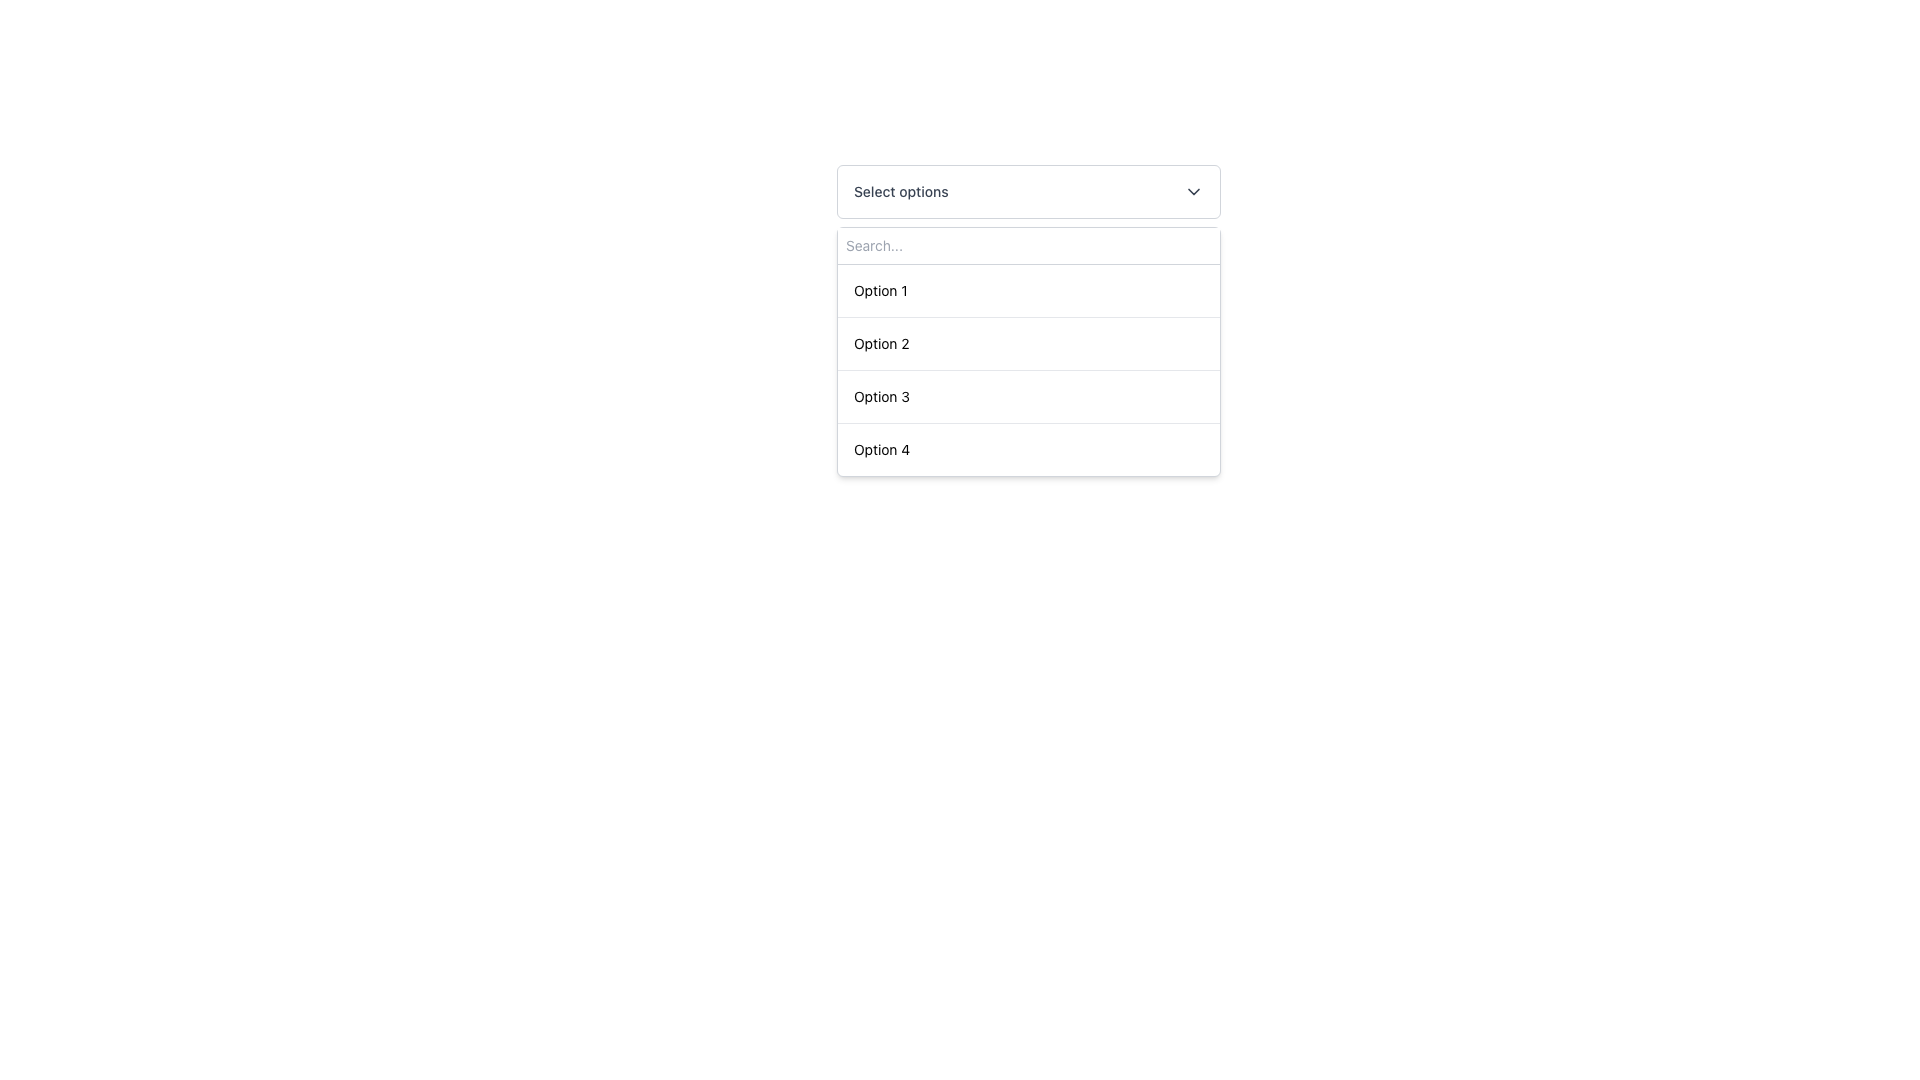 The width and height of the screenshot is (1920, 1080). I want to click on the text label containing 'Option 3' in the dropdown list, so click(880, 397).